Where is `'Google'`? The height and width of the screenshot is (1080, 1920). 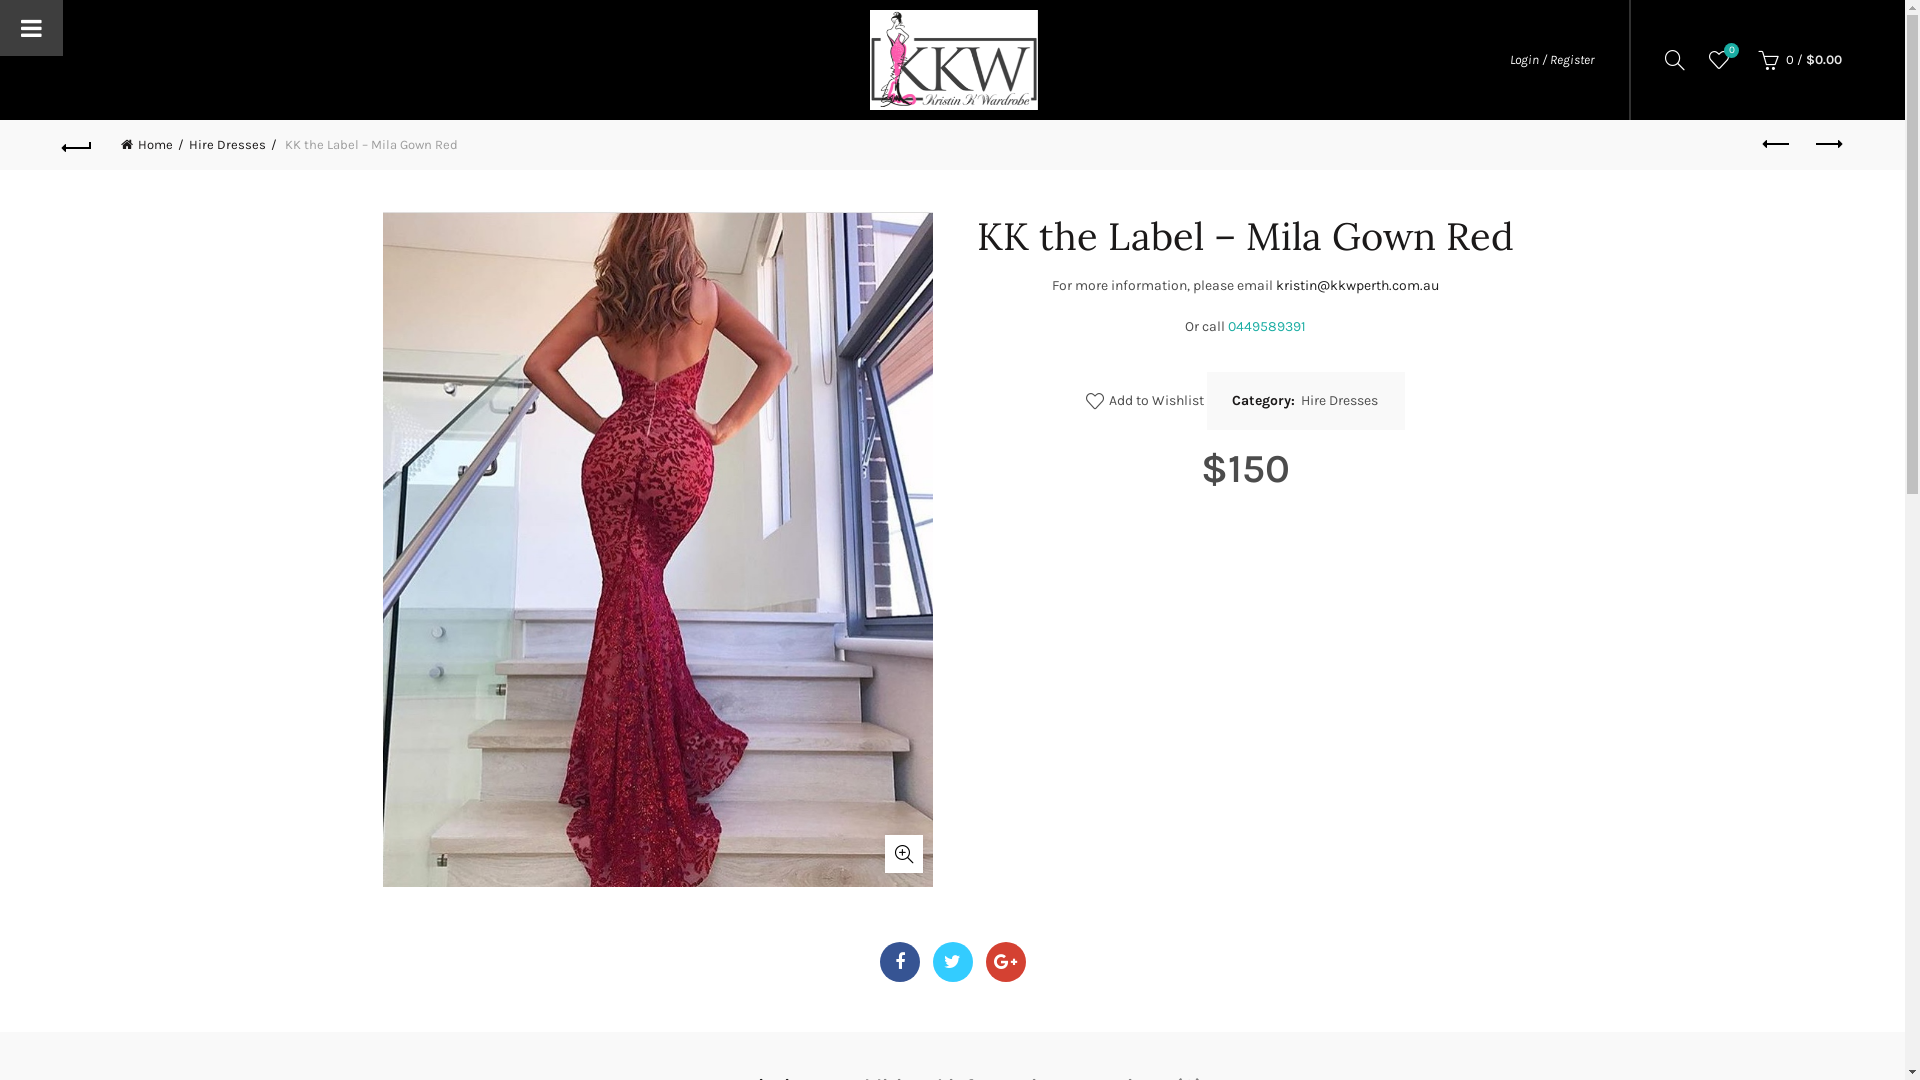
'Google' is located at coordinates (1006, 960).